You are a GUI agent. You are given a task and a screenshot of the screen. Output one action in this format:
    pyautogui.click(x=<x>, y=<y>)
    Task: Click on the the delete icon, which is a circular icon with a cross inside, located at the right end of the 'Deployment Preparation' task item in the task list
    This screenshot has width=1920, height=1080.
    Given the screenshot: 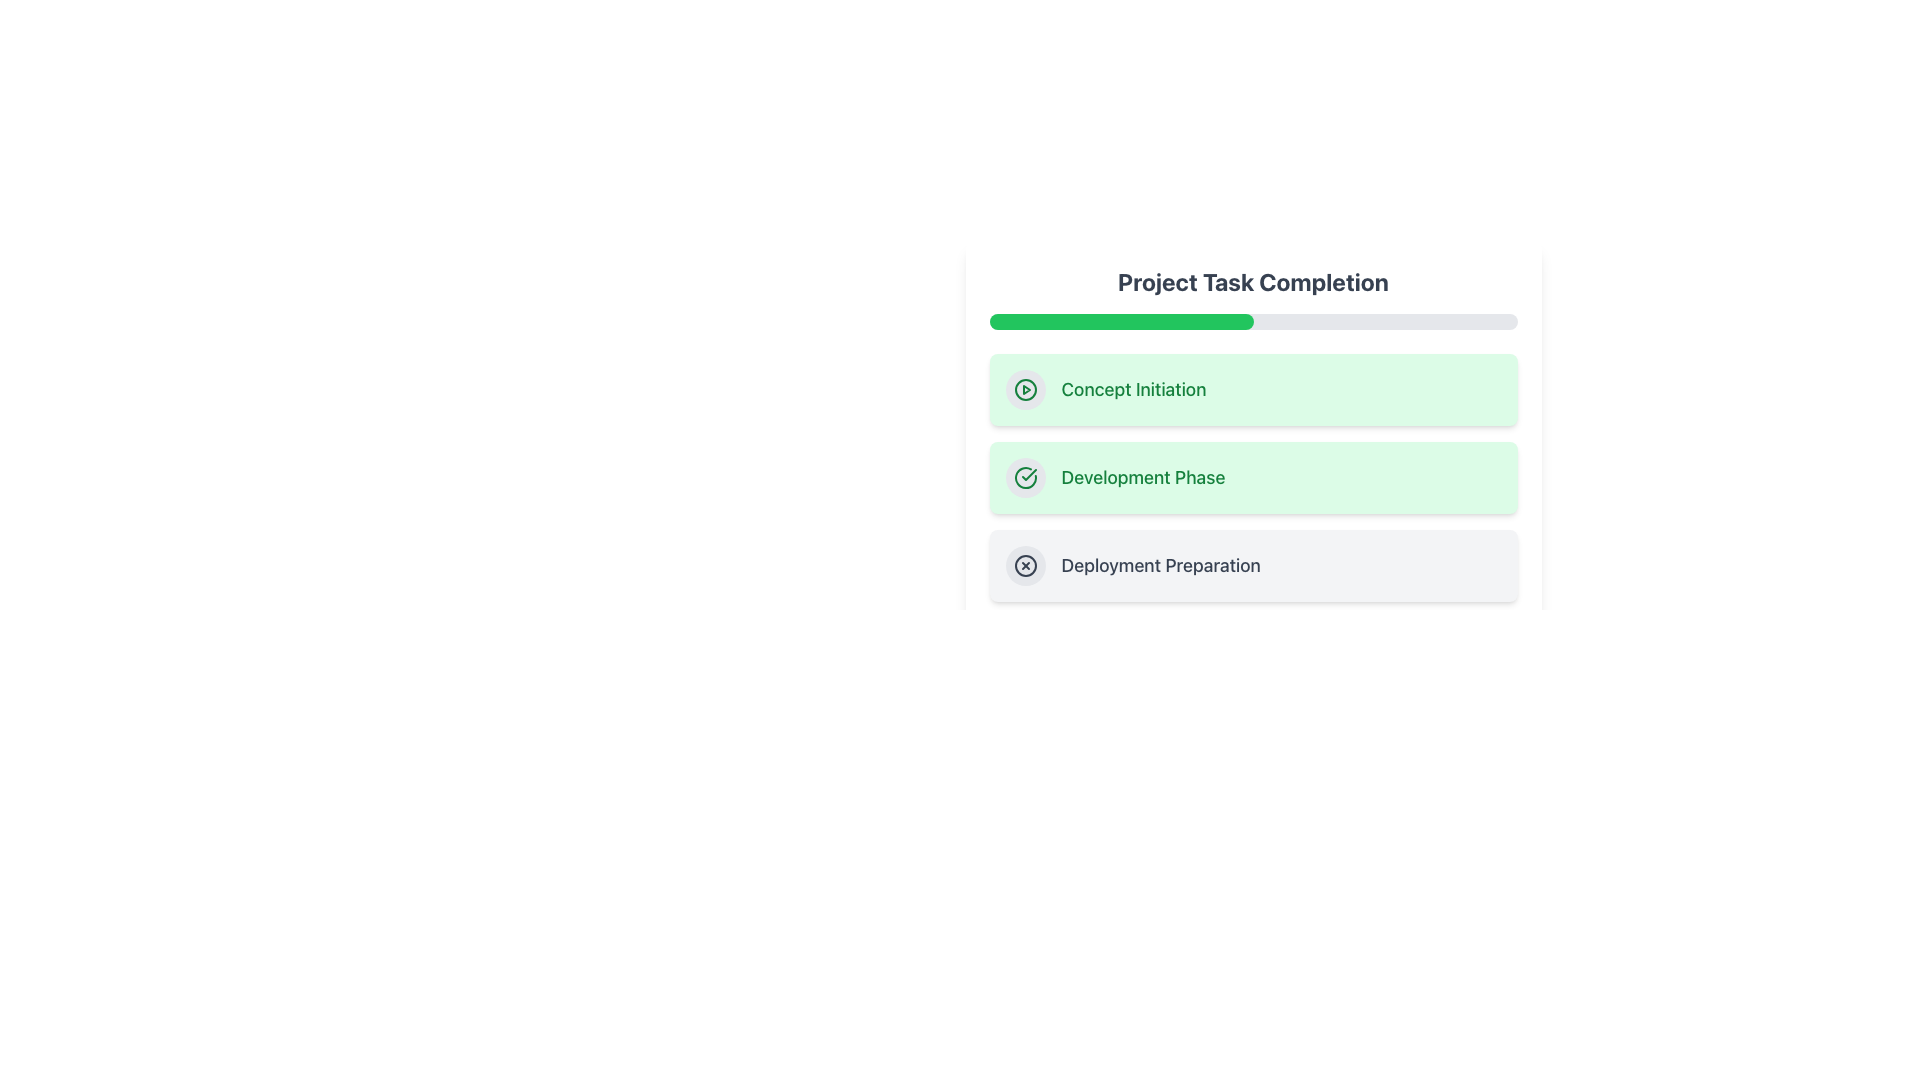 What is the action you would take?
    pyautogui.click(x=1025, y=566)
    